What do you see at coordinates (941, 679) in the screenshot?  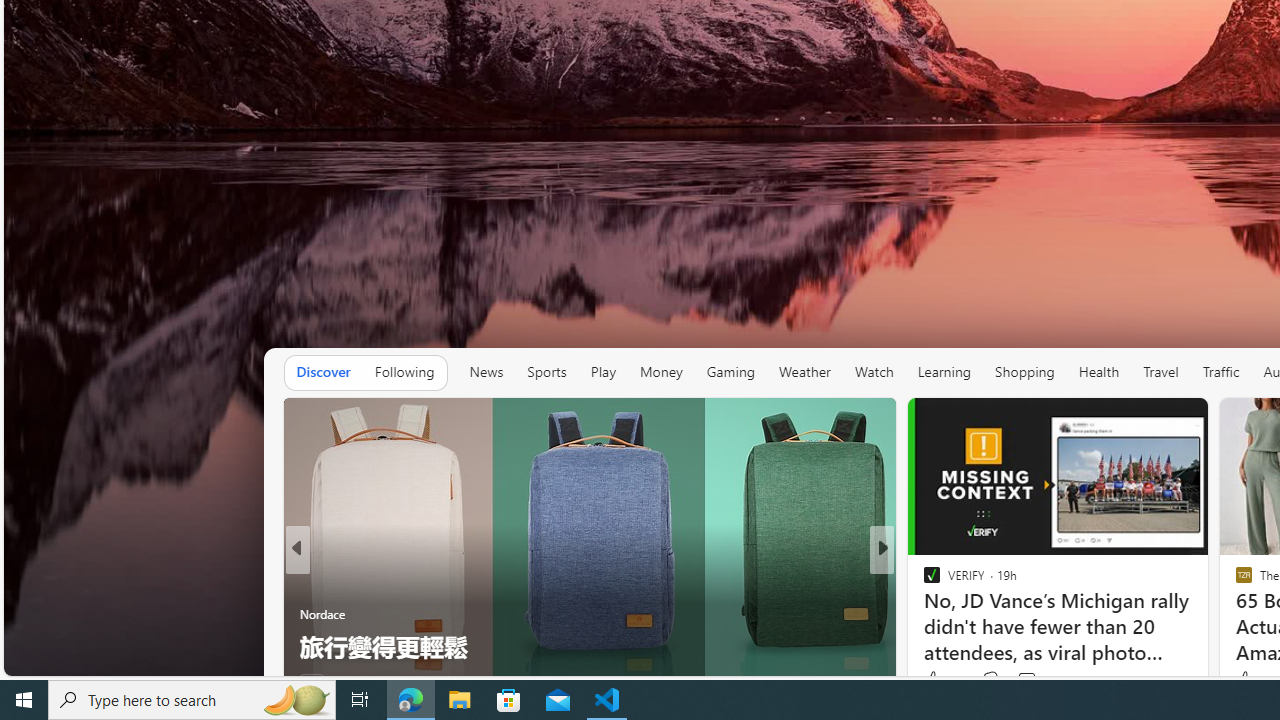 I see `'115 Like'` at bounding box center [941, 679].